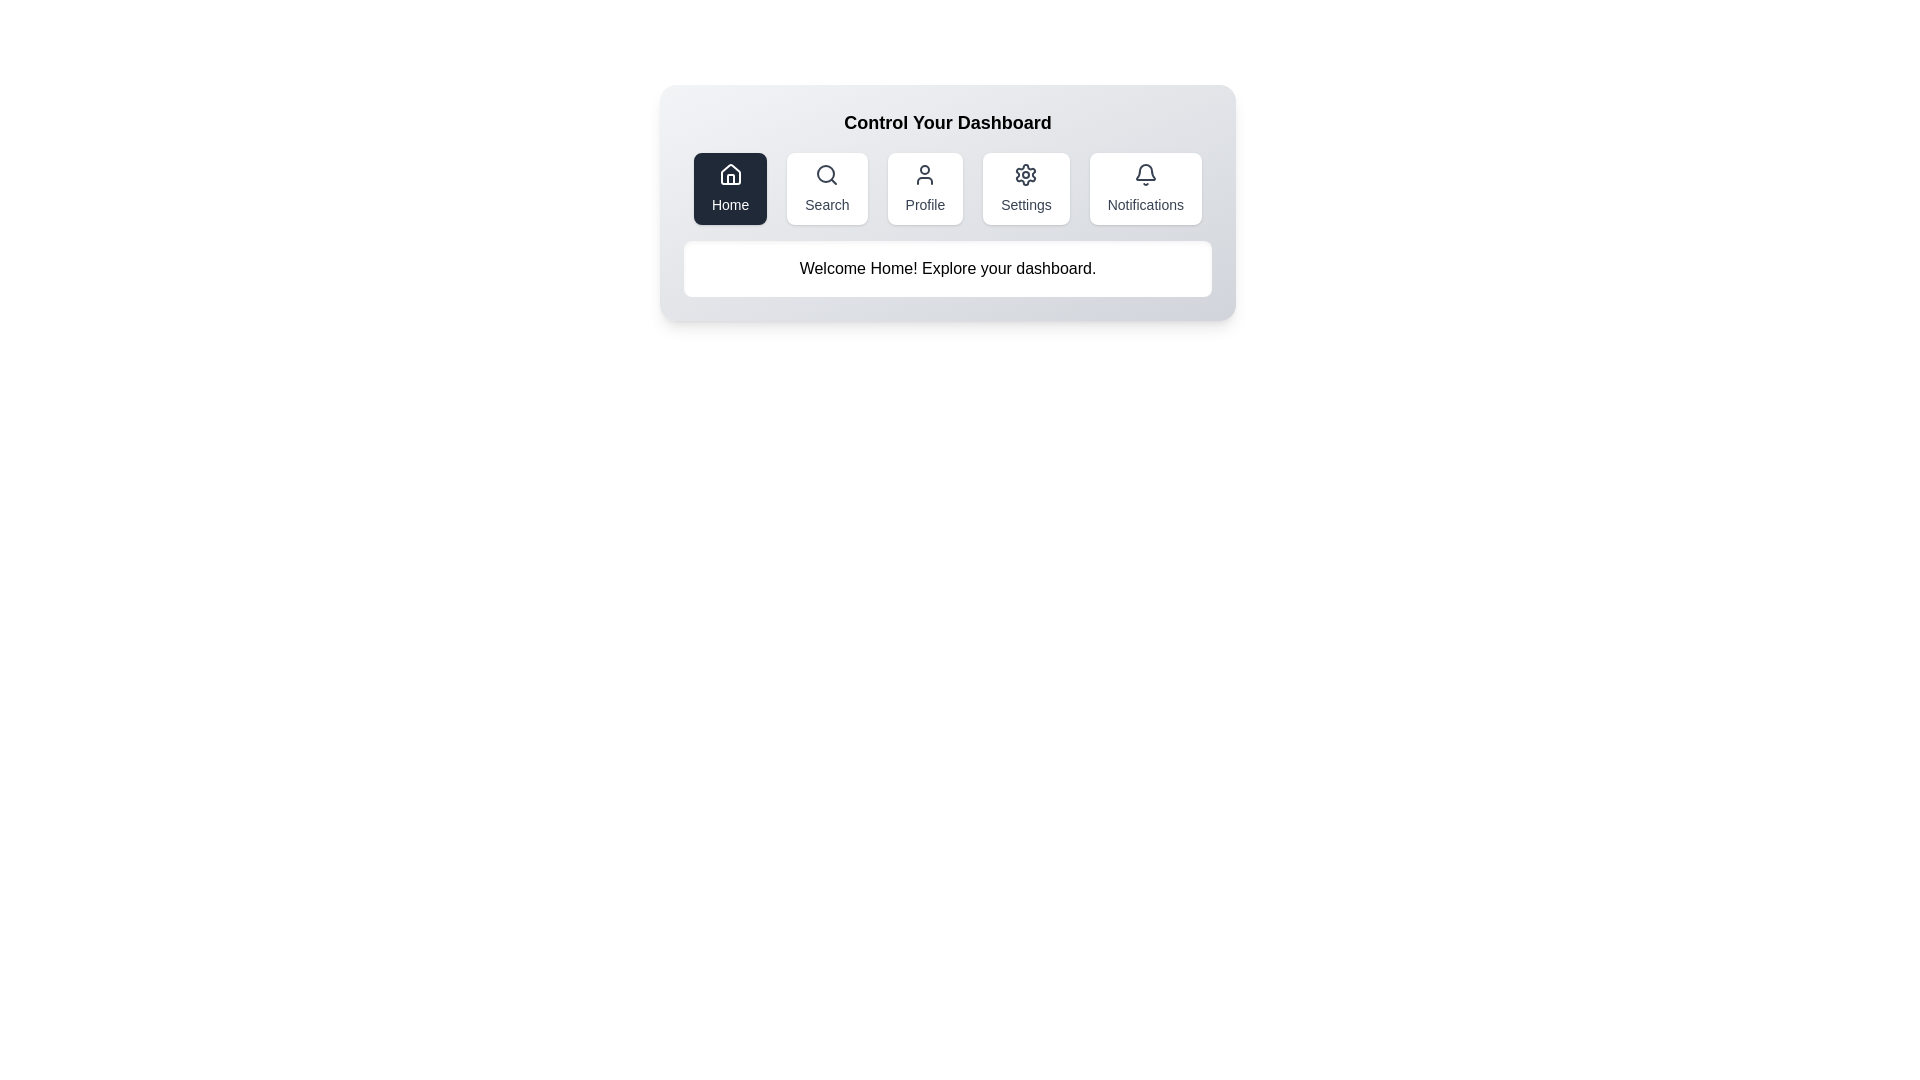 Image resolution: width=1920 pixels, height=1080 pixels. What do you see at coordinates (924, 189) in the screenshot?
I see `the navigational button located at the center-right of the navigation menu to observe visual transition effects` at bounding box center [924, 189].